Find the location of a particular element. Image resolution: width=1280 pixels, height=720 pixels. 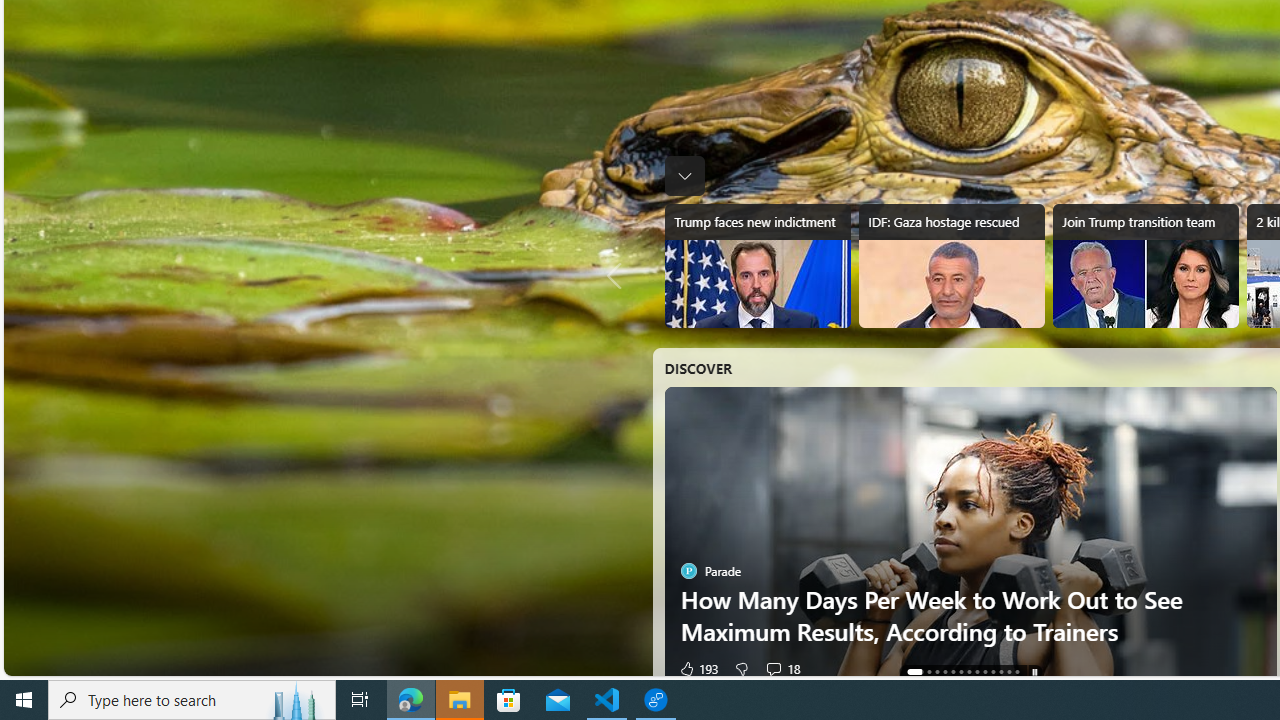

'Trump faces new indictment' is located at coordinates (756, 265).